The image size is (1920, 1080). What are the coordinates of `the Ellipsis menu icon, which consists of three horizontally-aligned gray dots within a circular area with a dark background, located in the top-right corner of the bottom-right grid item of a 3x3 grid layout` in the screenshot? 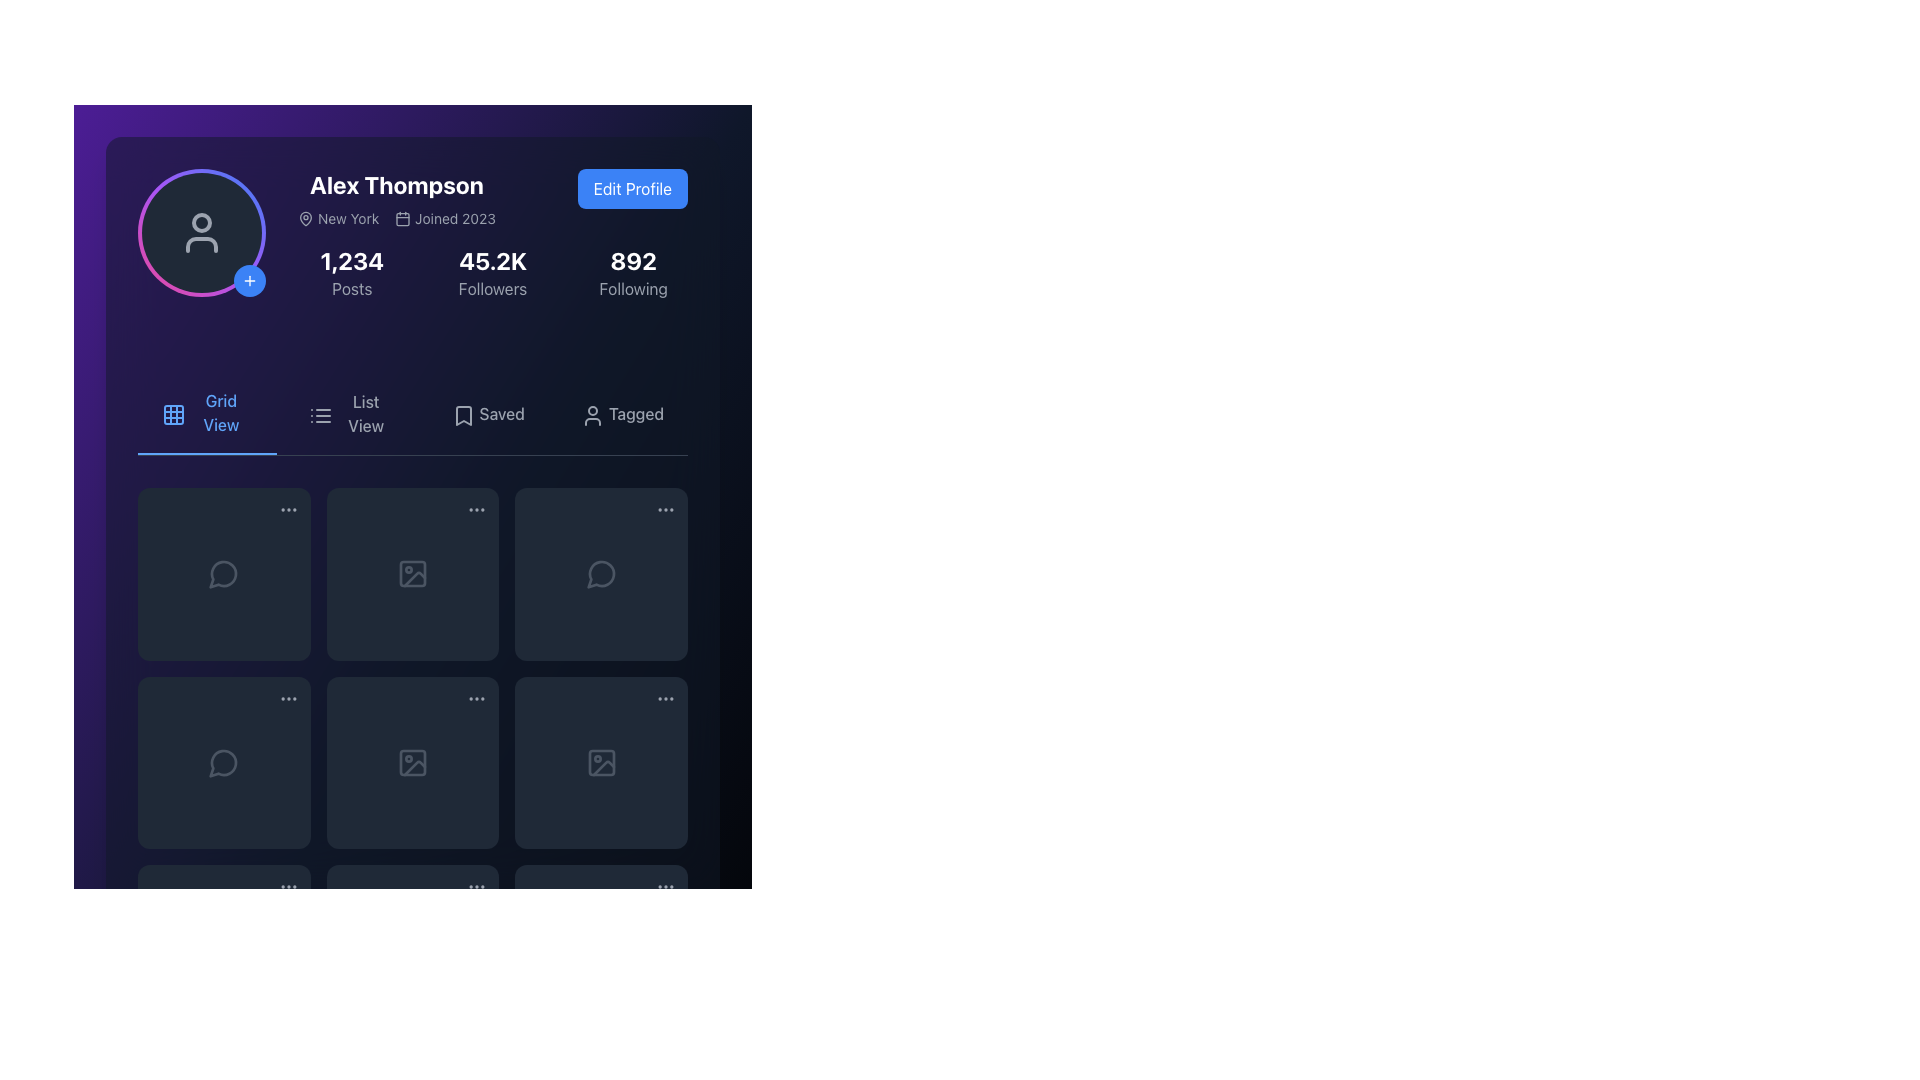 It's located at (287, 887).